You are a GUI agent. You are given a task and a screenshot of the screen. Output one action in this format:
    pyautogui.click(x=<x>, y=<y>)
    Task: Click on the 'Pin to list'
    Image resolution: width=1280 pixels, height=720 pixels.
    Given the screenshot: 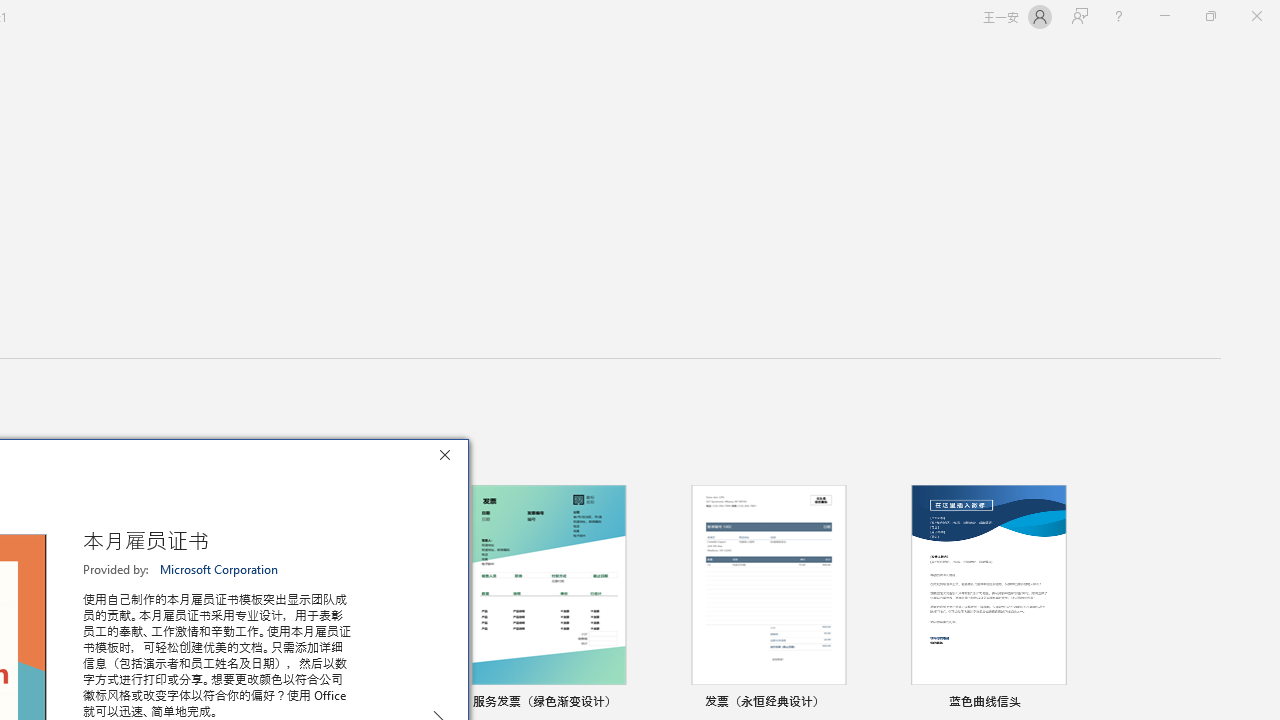 What is the action you would take?
    pyautogui.click(x=1074, y=702)
    